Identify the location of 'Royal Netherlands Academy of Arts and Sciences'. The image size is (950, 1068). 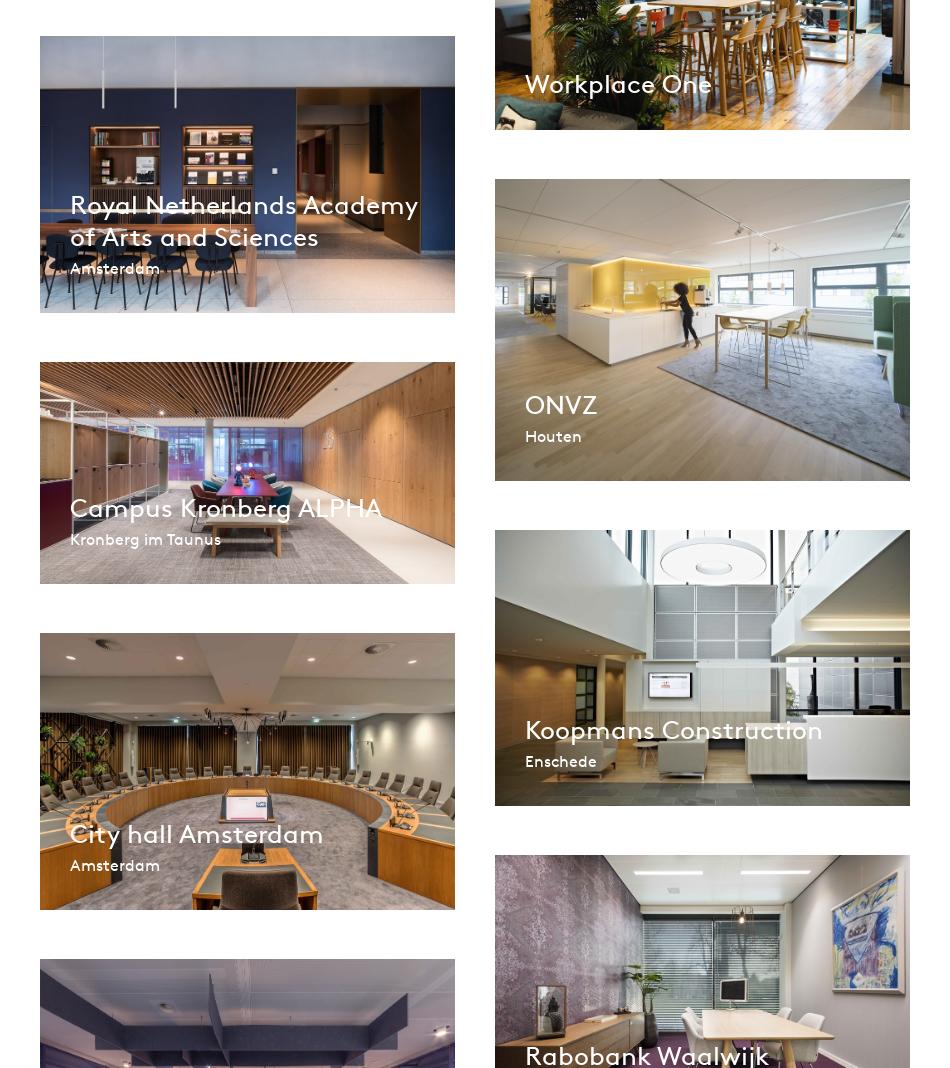
(242, 220).